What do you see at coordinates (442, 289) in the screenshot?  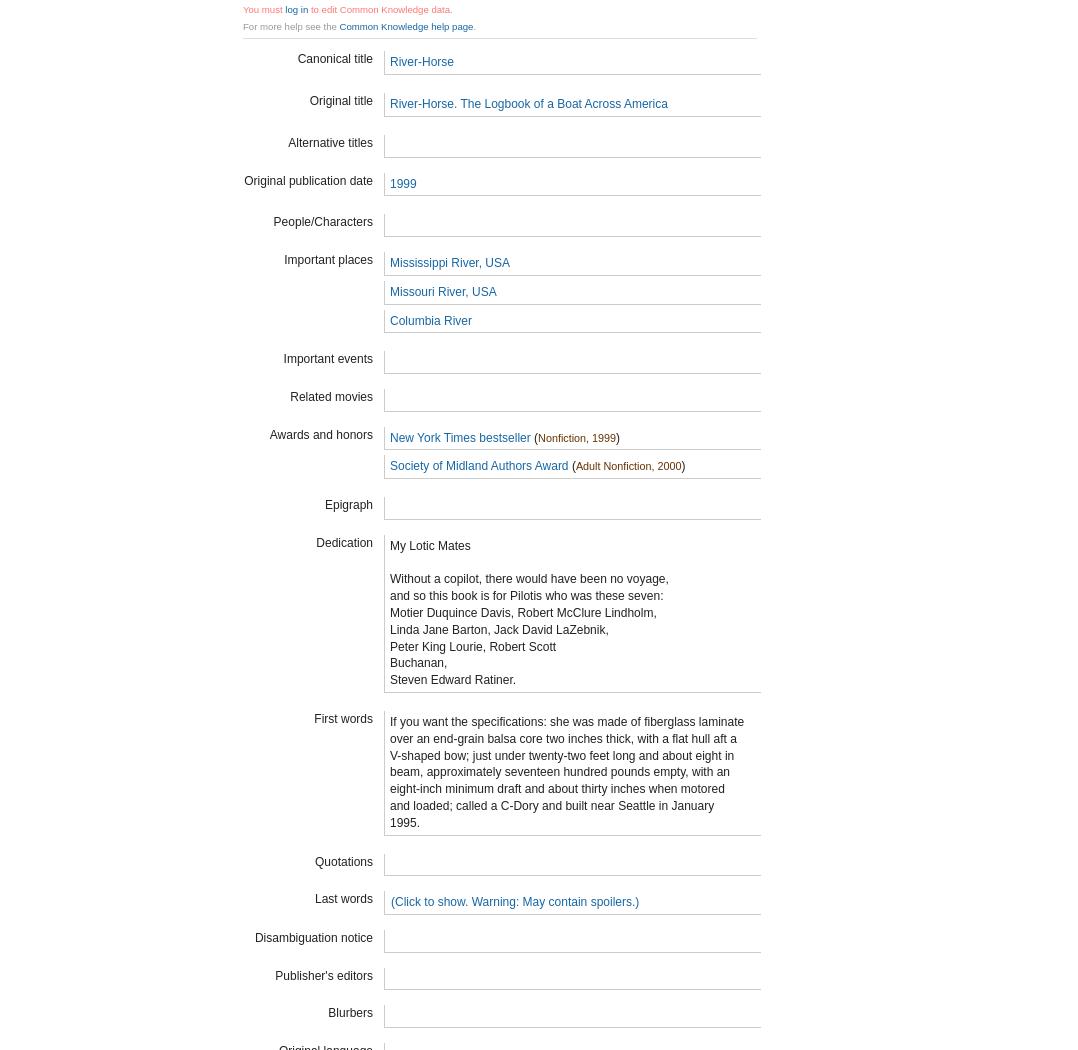 I see `'Missouri River, USA'` at bounding box center [442, 289].